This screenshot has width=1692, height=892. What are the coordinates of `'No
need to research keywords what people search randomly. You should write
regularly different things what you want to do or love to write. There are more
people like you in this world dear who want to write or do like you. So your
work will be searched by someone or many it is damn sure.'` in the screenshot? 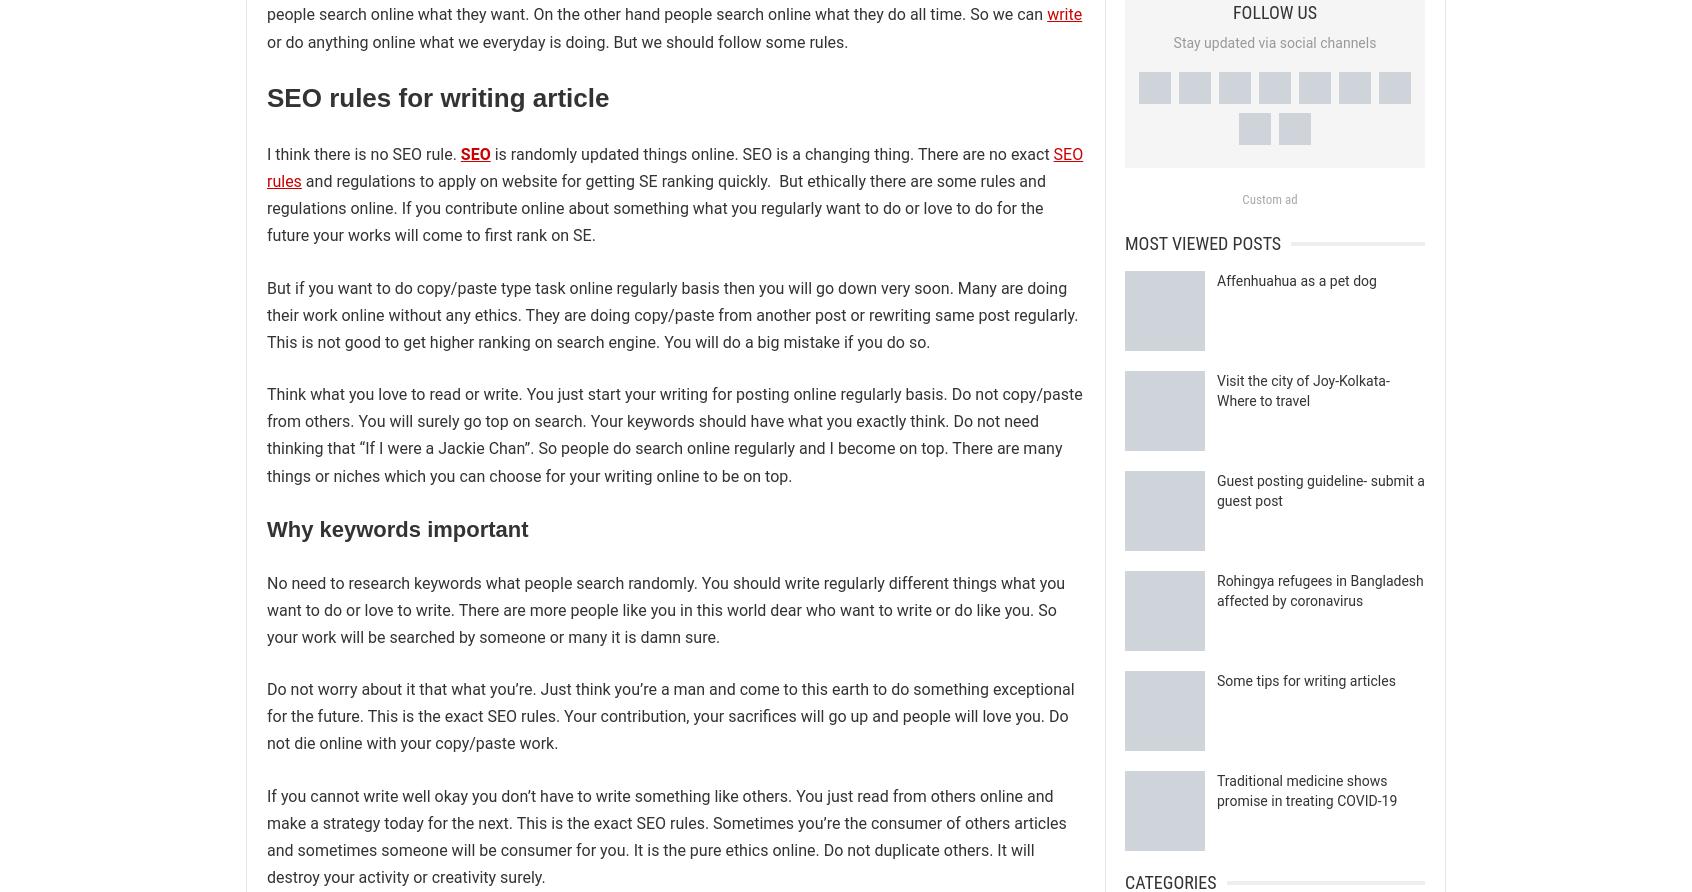 It's located at (665, 608).